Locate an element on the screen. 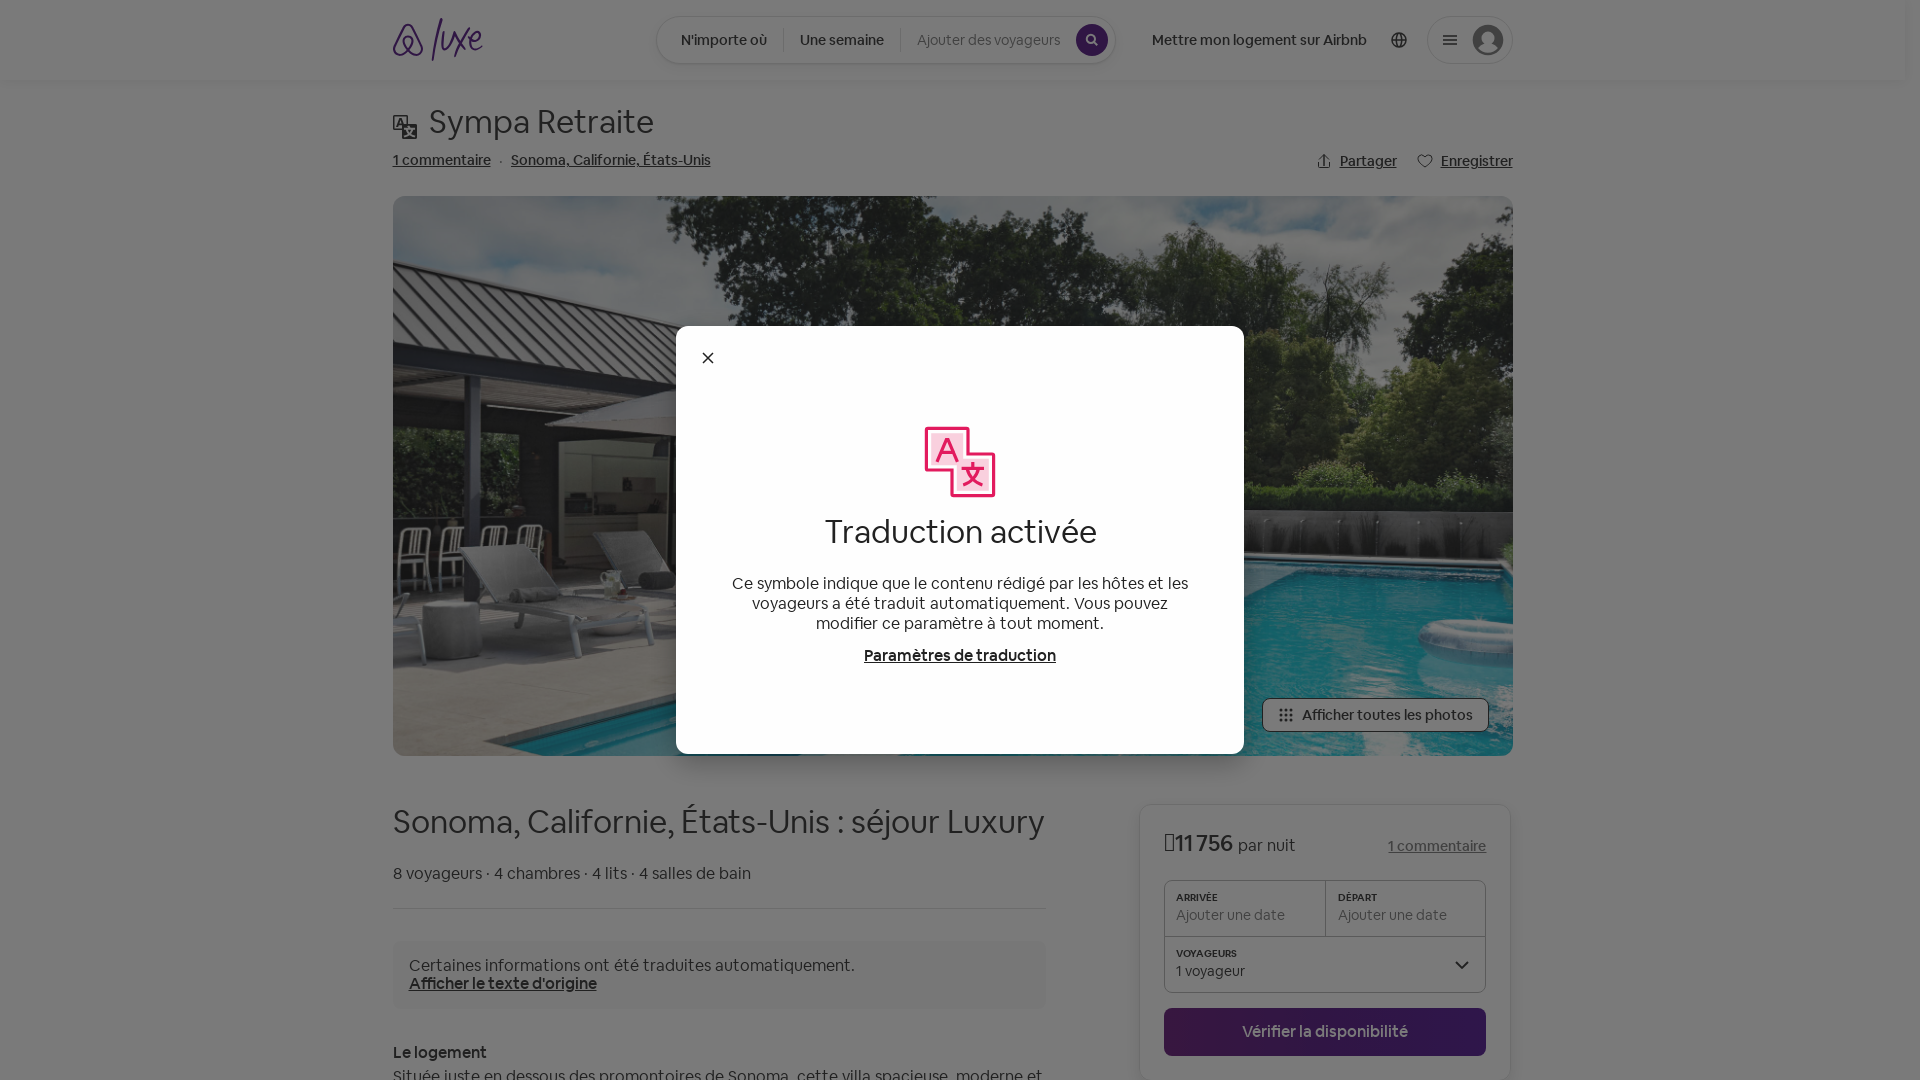 The width and height of the screenshot is (1920, 1080). 'Mettre mon logement sur Airbnb' is located at coordinates (1258, 39).